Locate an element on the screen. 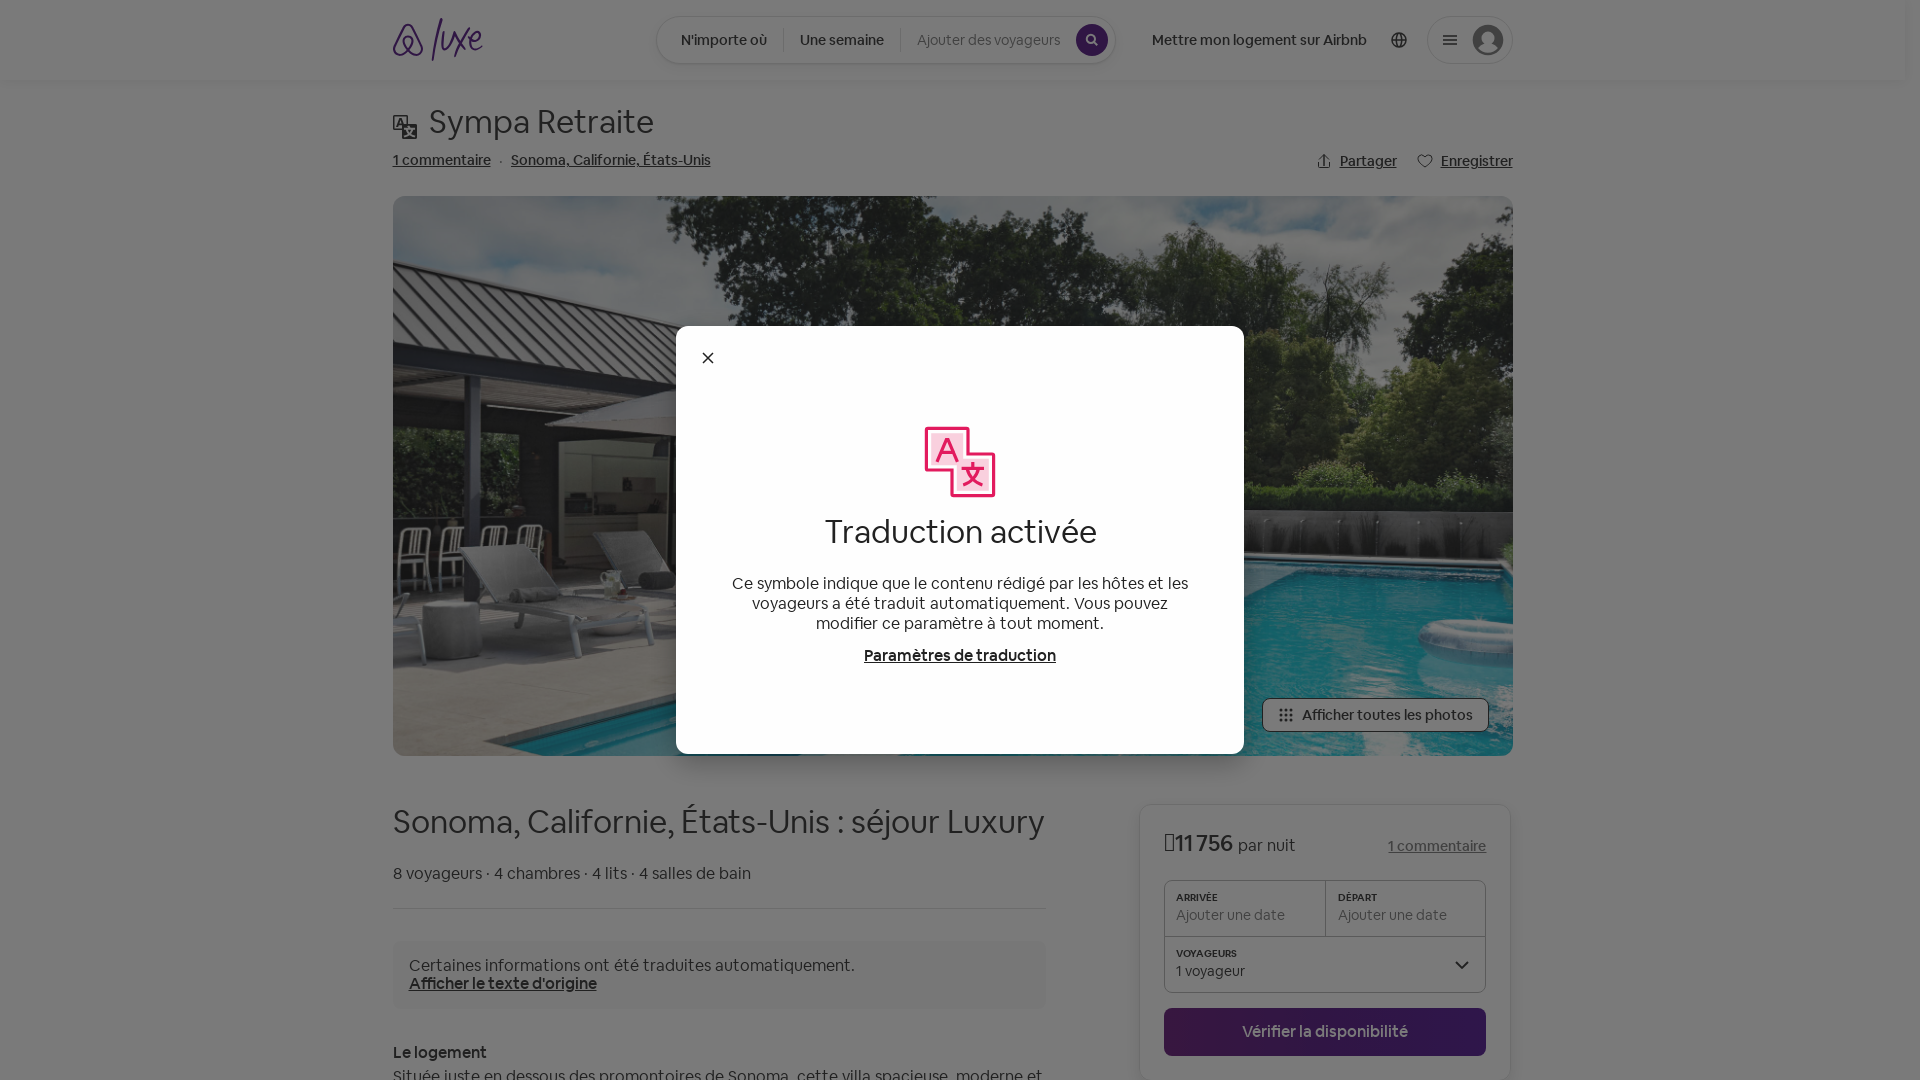 The width and height of the screenshot is (1920, 1080). 'Mettre mon logement sur Airbnb' is located at coordinates (1258, 39).